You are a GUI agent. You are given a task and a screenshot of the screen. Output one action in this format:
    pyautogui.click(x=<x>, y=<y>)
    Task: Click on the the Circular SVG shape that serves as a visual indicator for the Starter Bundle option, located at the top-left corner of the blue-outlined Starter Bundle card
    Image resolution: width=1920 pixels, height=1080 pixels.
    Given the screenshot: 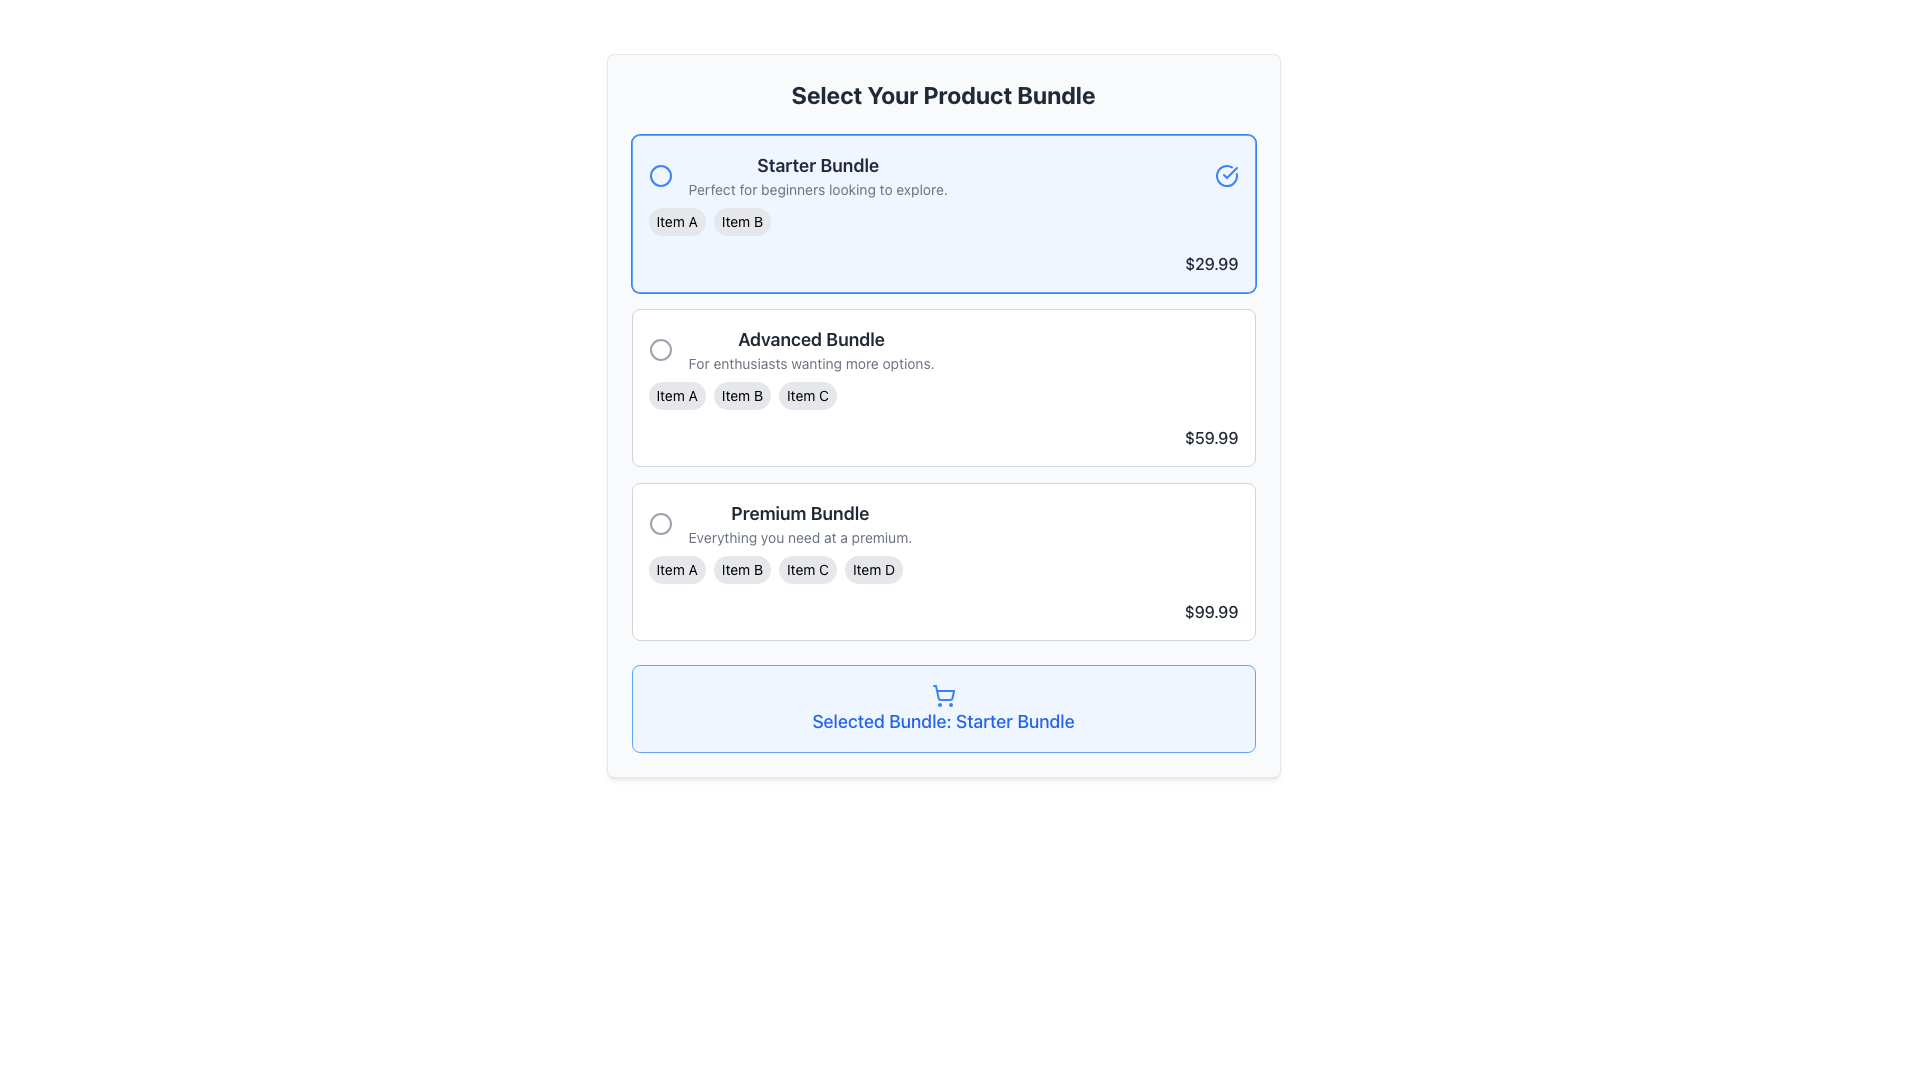 What is the action you would take?
    pyautogui.click(x=660, y=175)
    